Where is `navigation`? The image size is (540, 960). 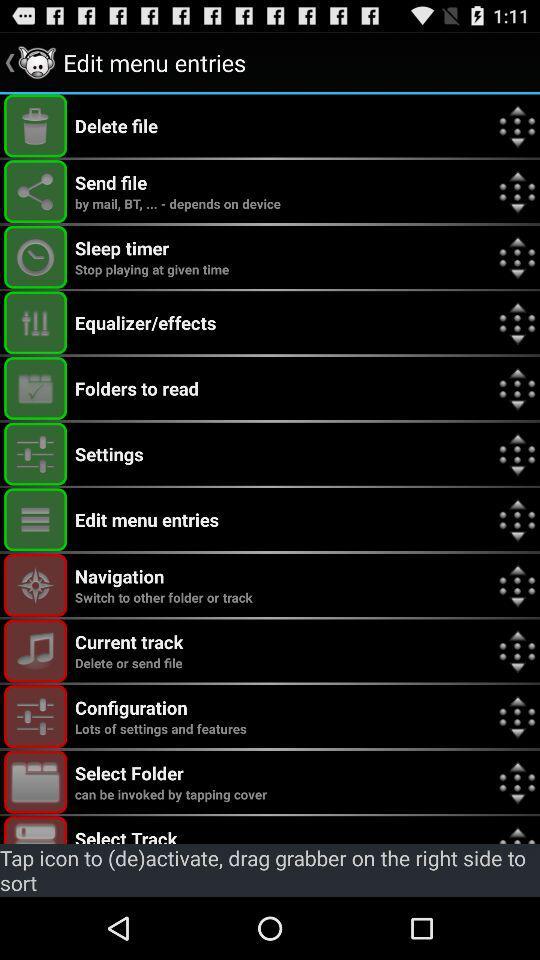 navigation is located at coordinates (35, 585).